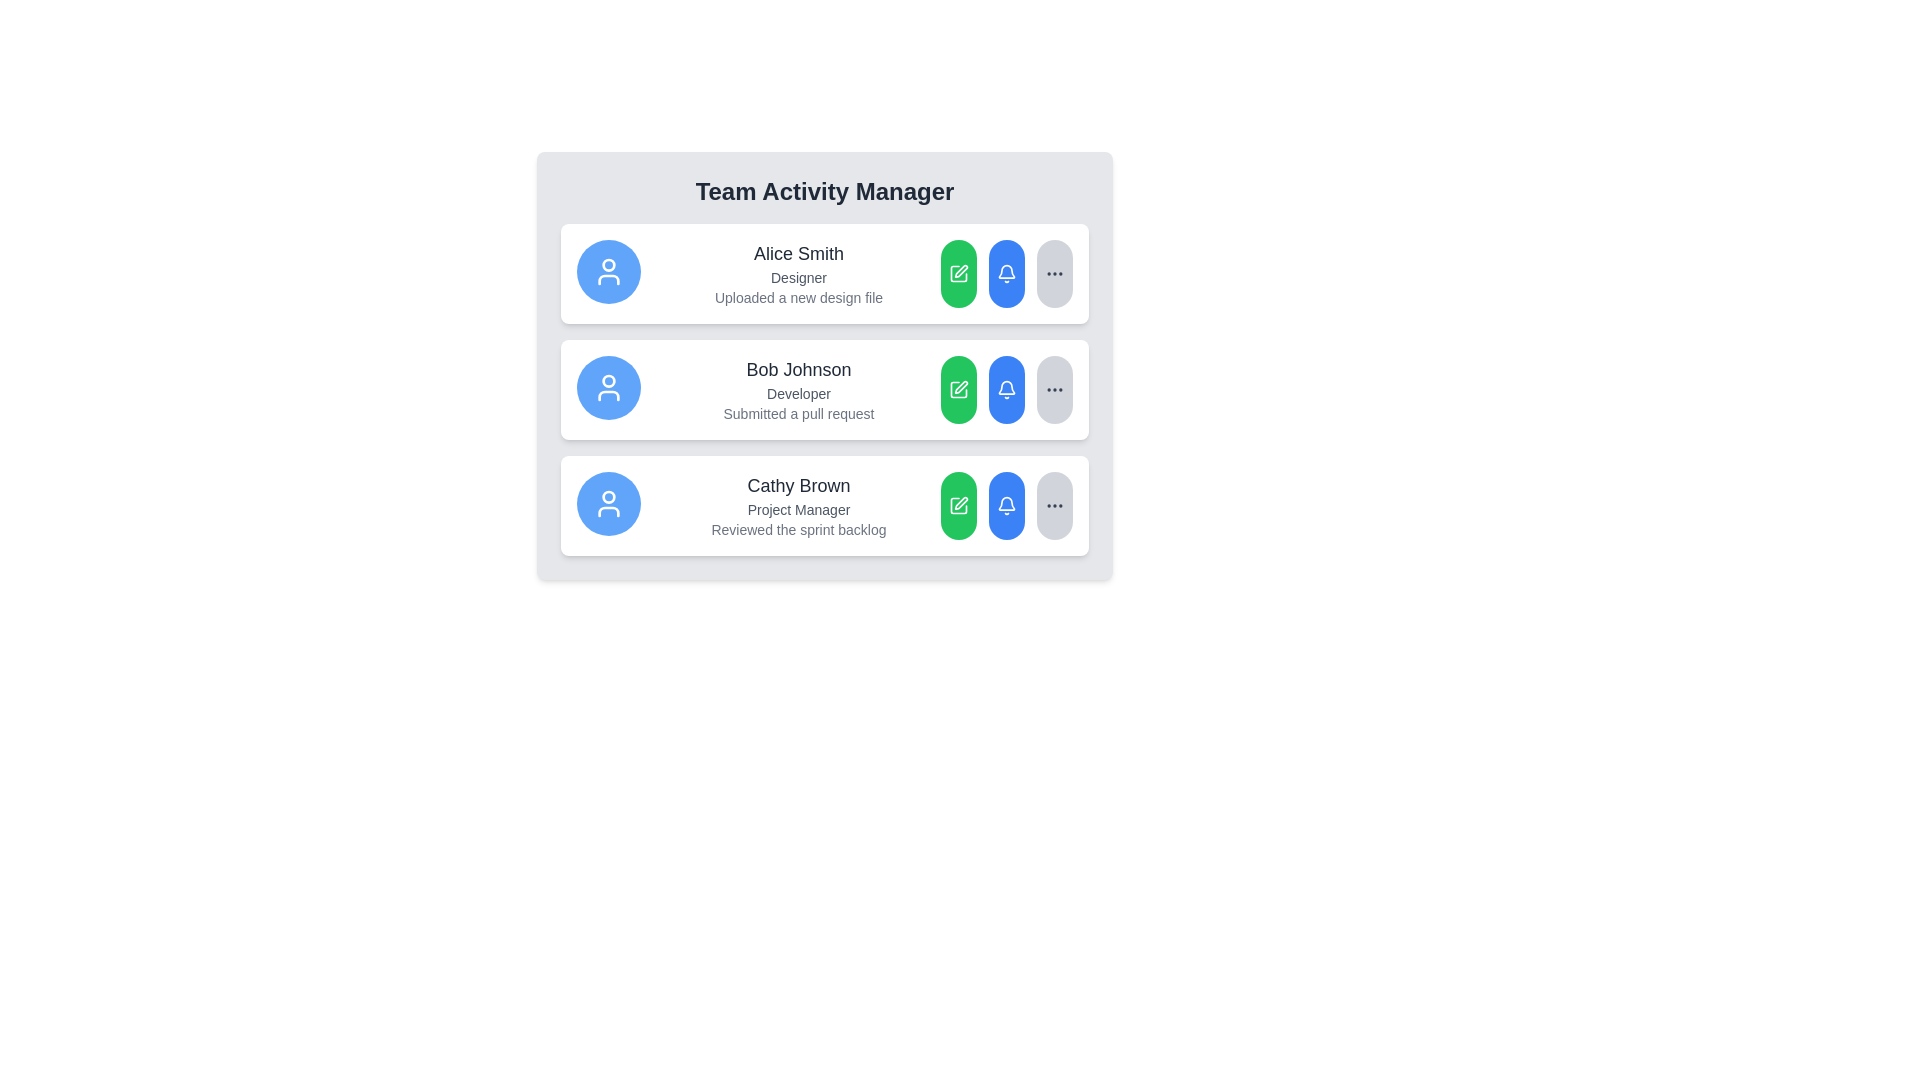  I want to click on the options button, which is the third button from the left in the last row of the actions section for the item labeled 'Cathy Brown', so click(1054, 504).